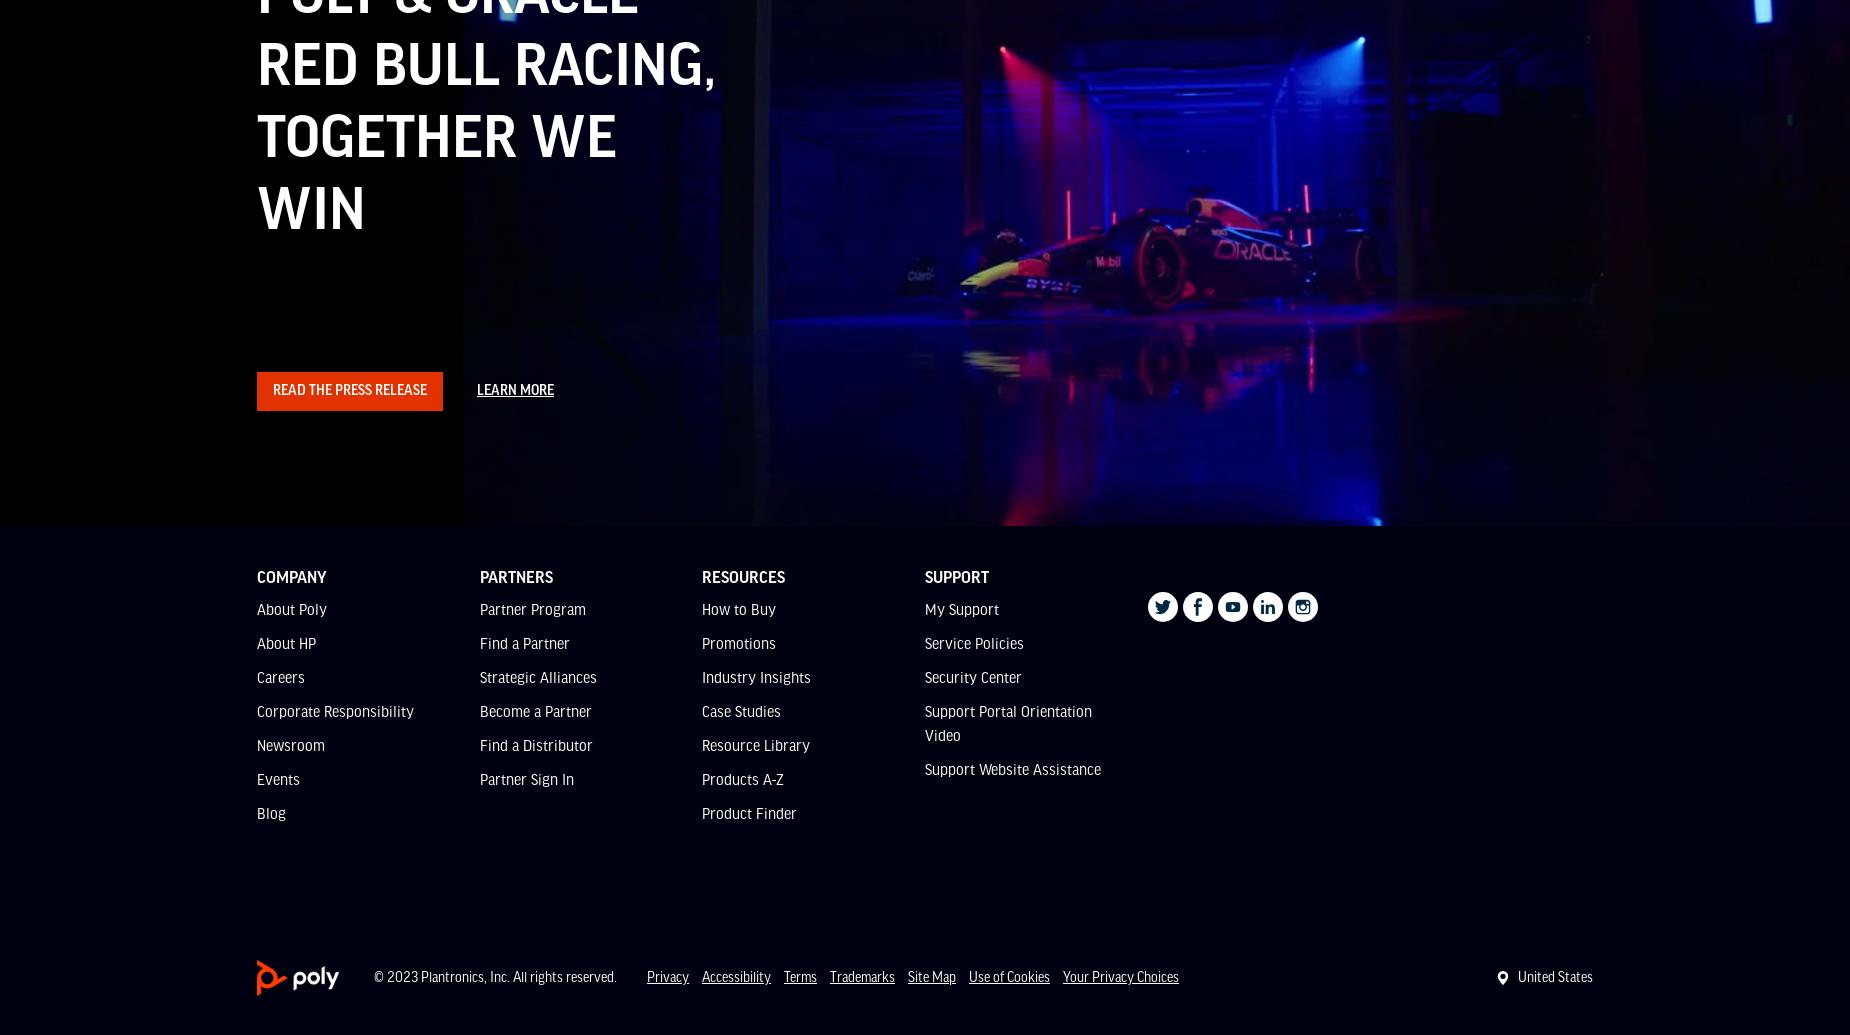  Describe the element at coordinates (741, 710) in the screenshot. I see `'Case Studies'` at that location.